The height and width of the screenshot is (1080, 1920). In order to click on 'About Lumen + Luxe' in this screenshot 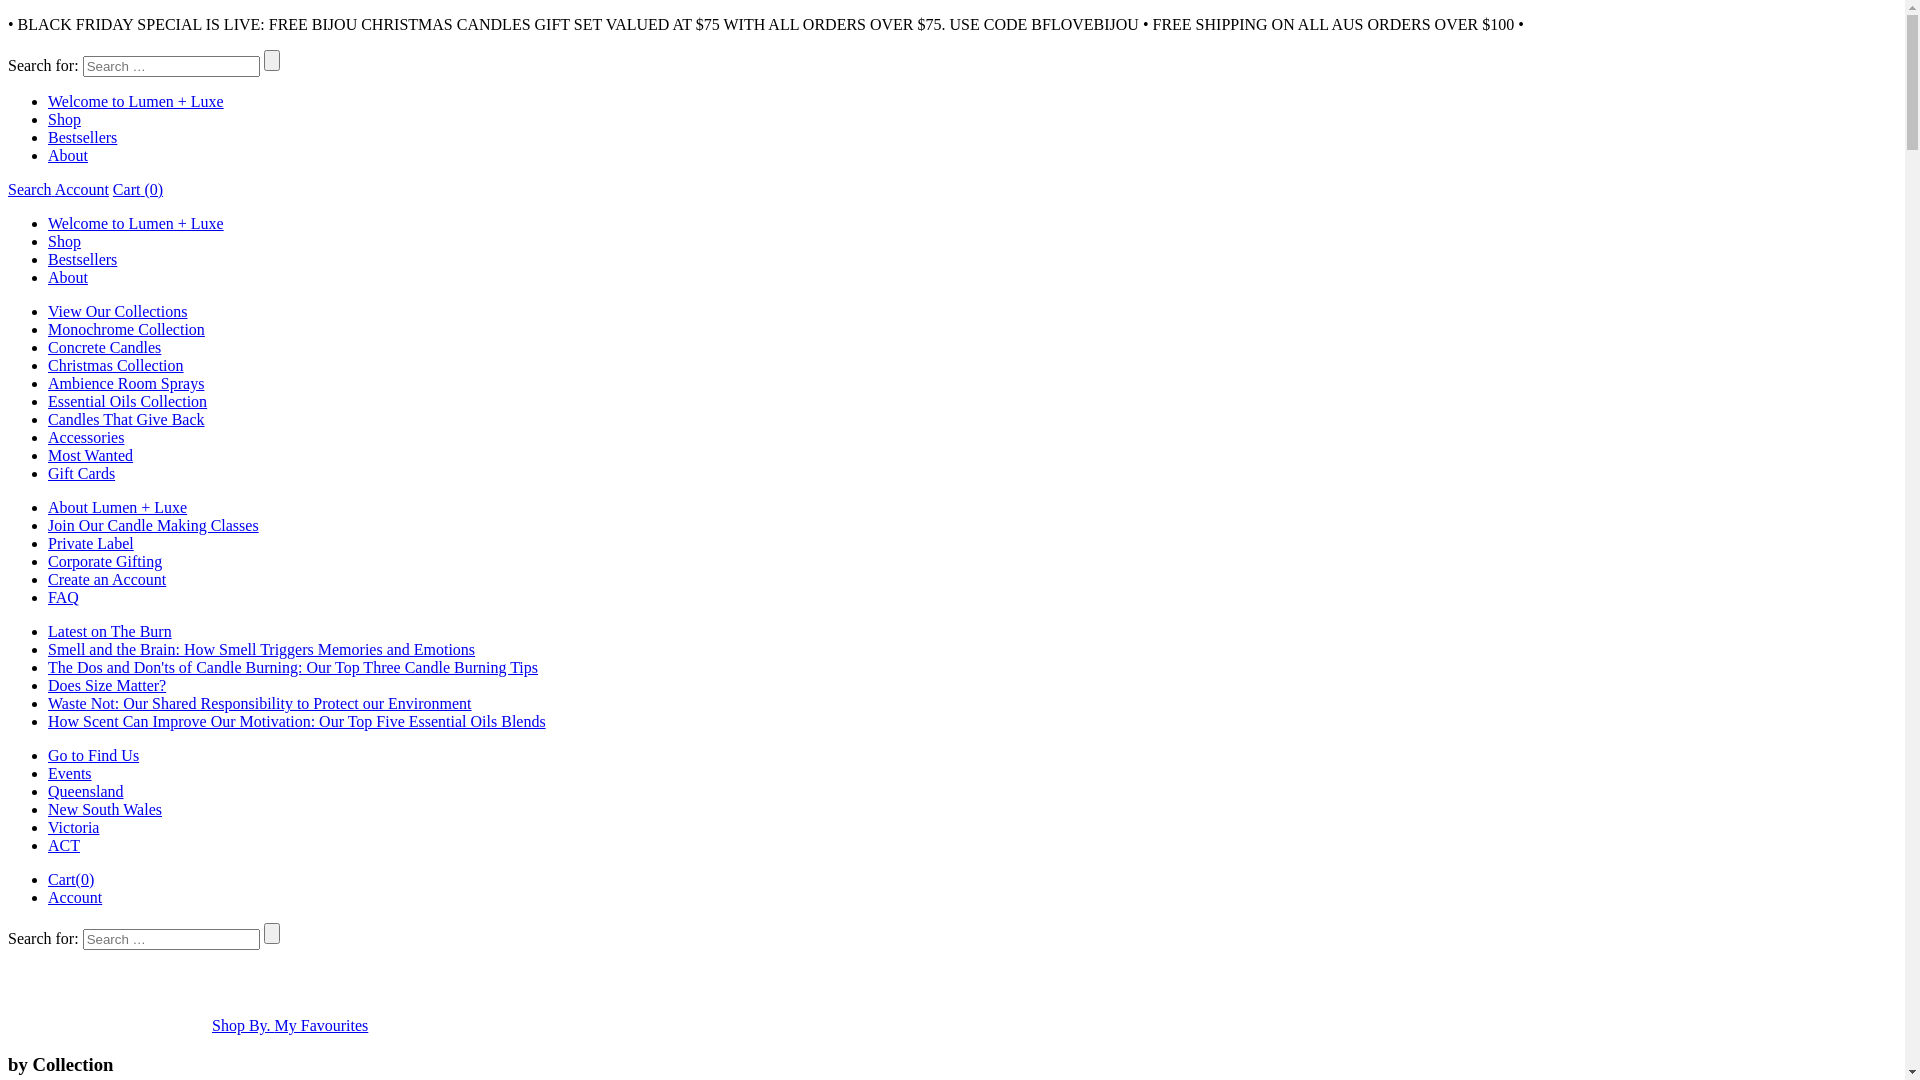, I will do `click(116, 506)`.